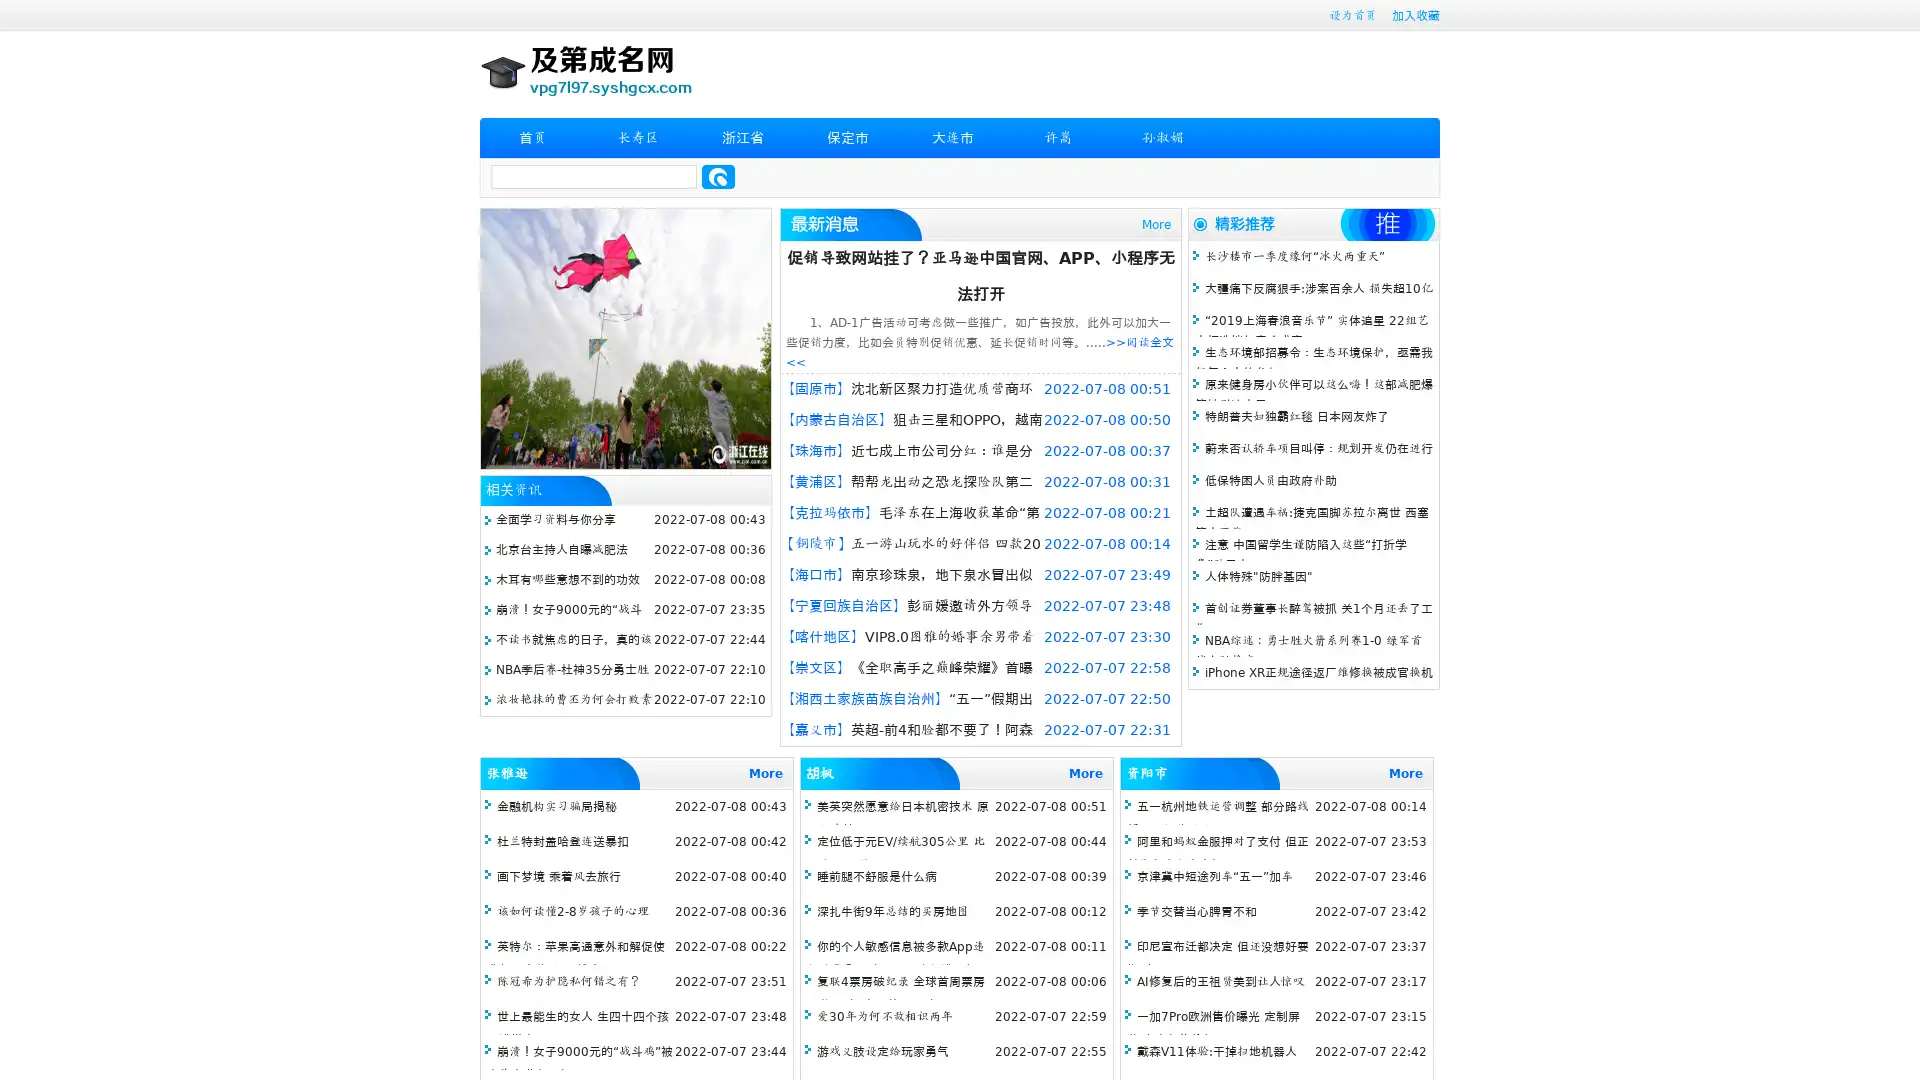  I want to click on Search, so click(718, 176).